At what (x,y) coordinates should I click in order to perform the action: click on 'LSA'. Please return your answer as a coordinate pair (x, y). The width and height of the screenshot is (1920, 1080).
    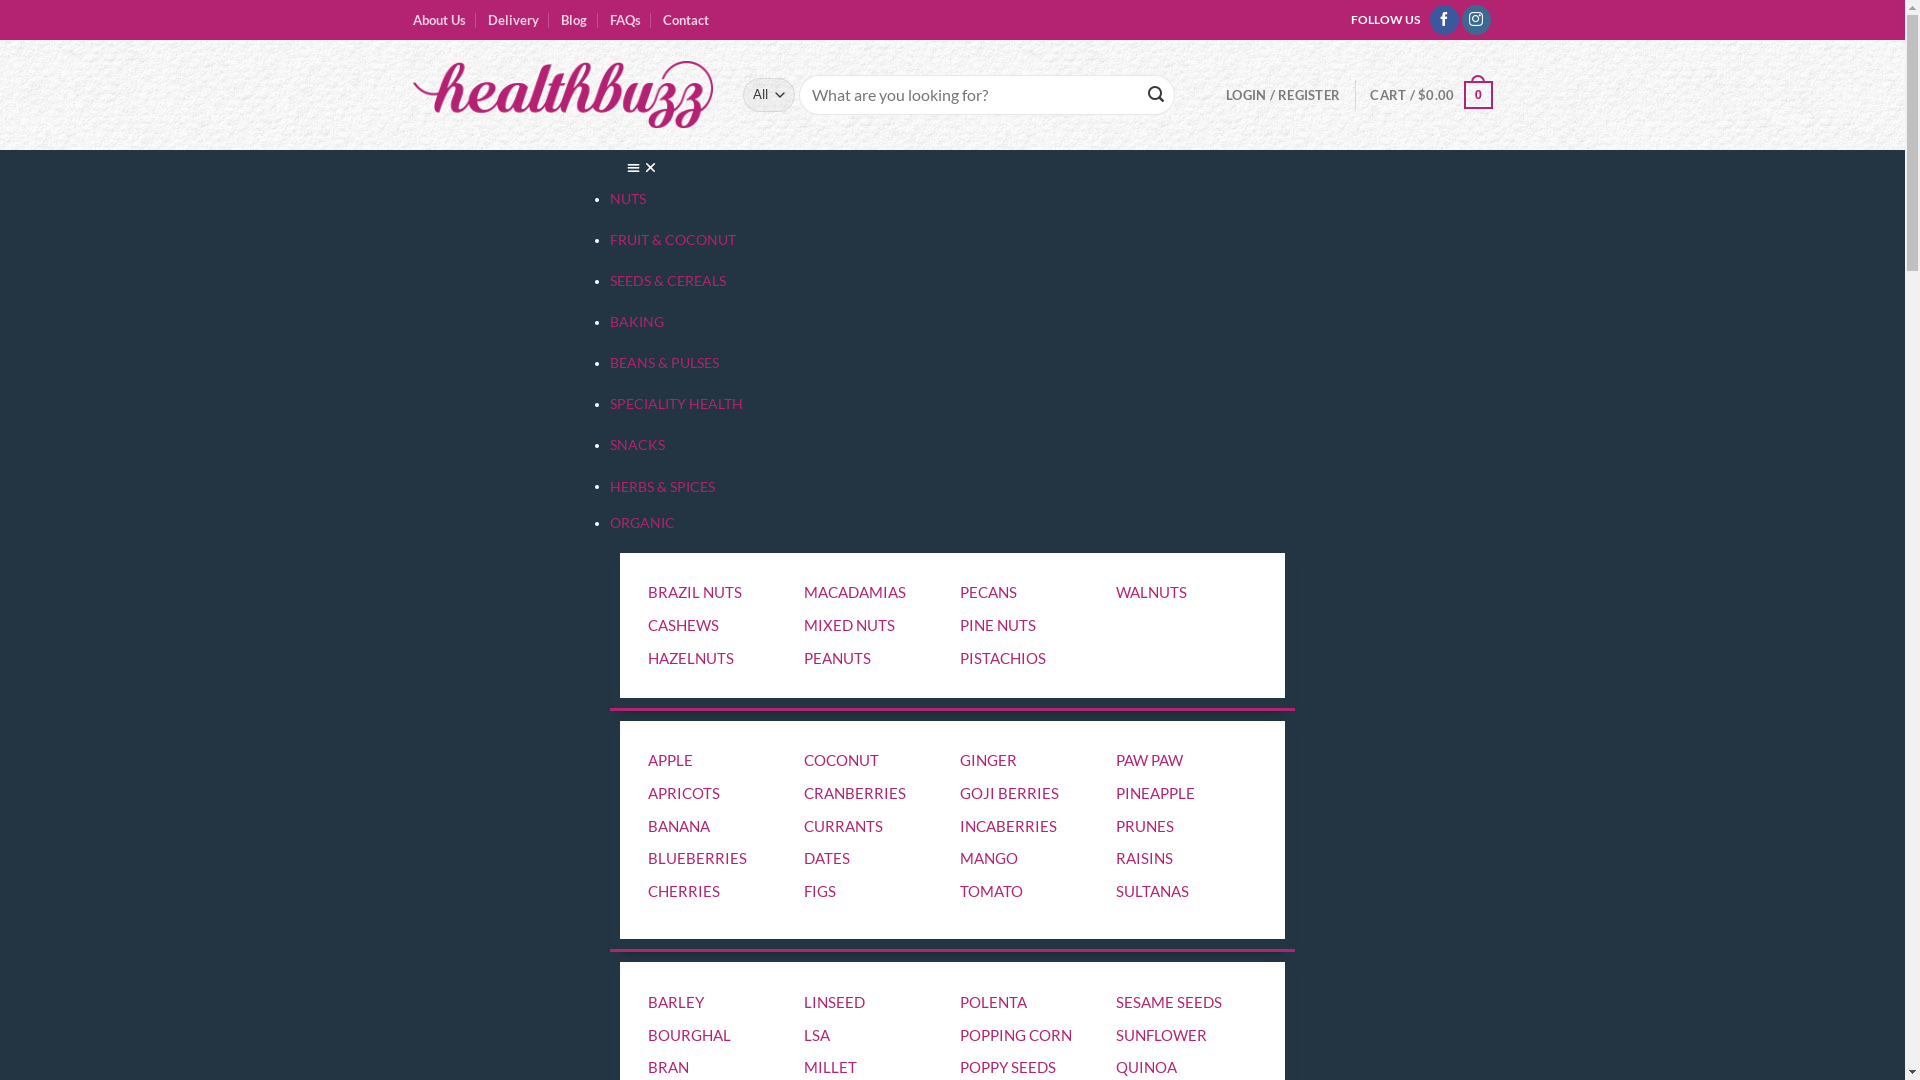
    Looking at the image, I should click on (816, 1034).